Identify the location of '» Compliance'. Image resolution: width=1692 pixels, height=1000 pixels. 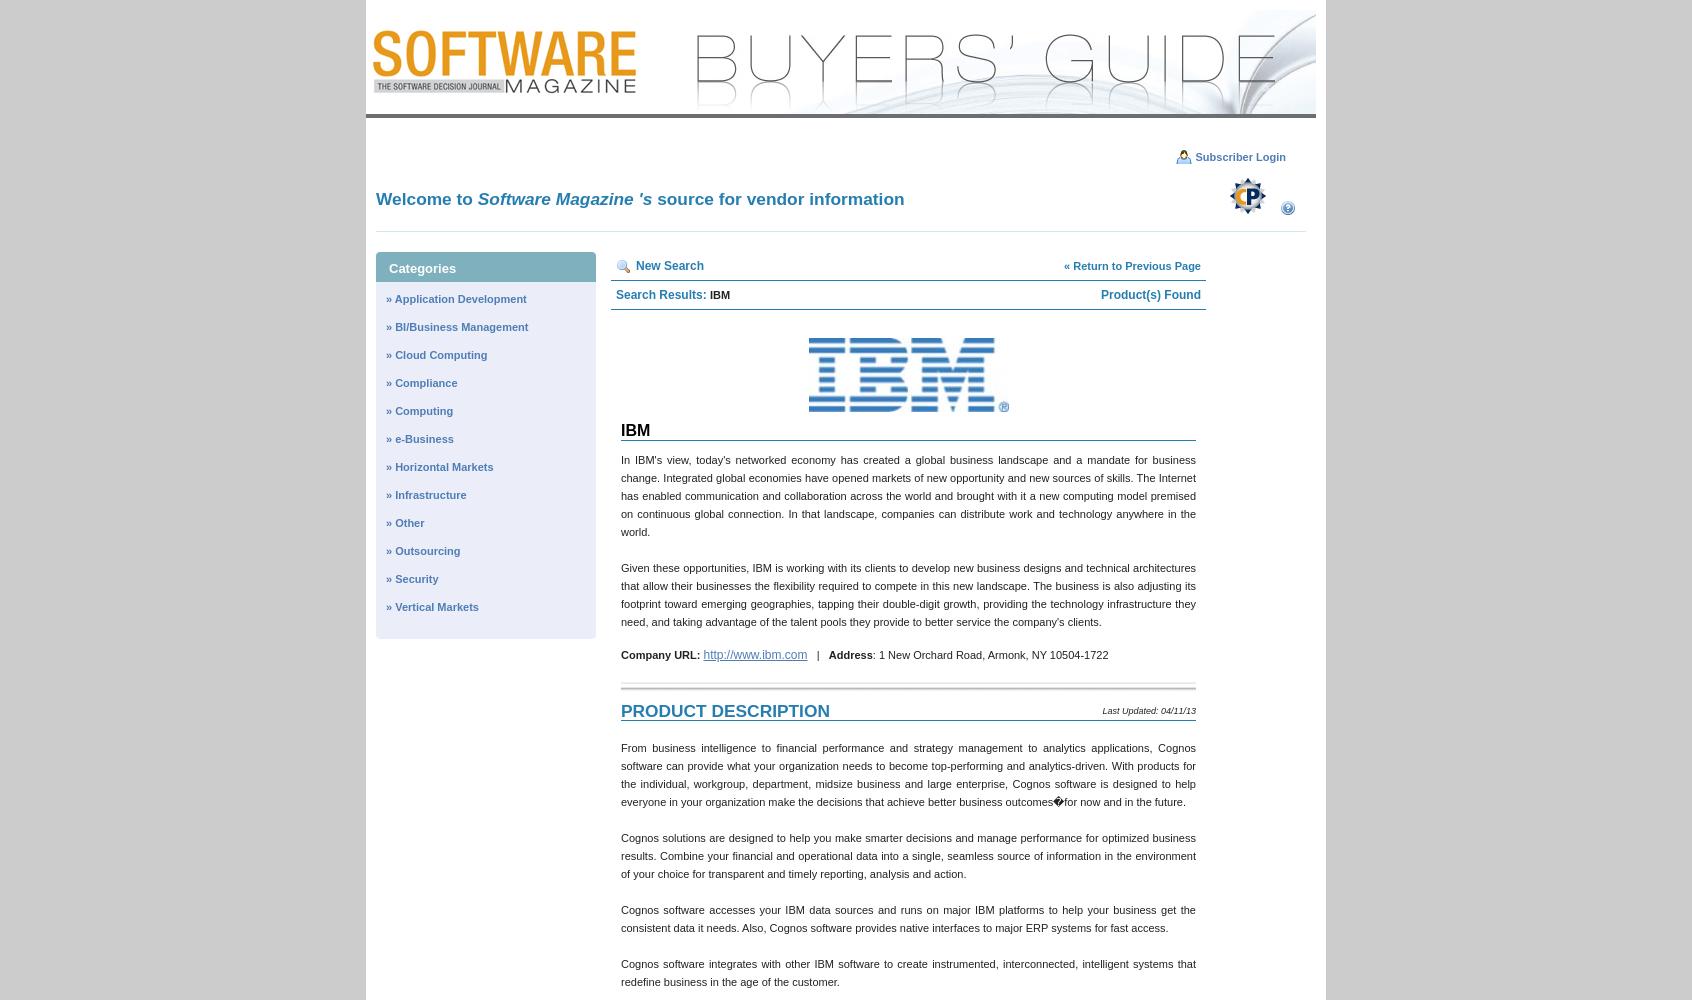
(385, 383).